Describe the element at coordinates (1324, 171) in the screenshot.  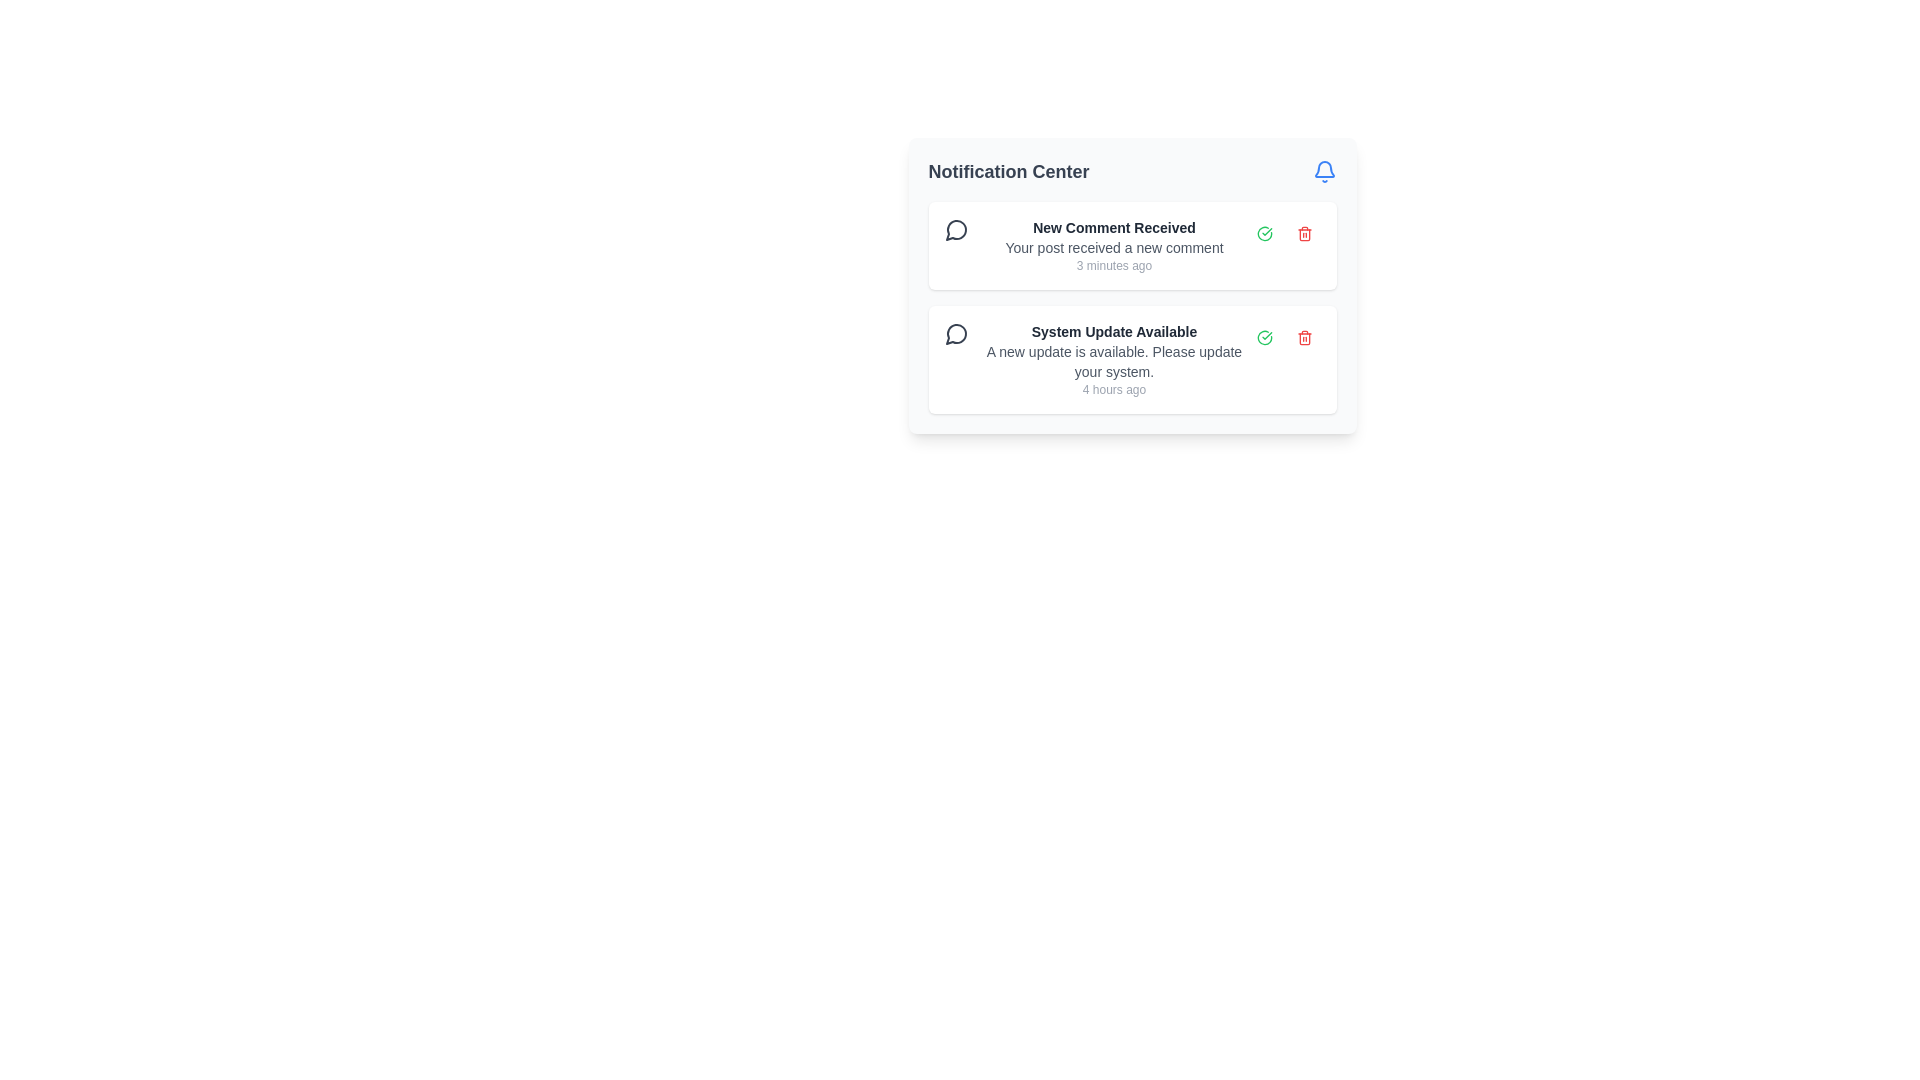
I see `the bell icon located at the top-right of the 'Notification Center' header, adjacent to the text 'Notification Center'` at that location.